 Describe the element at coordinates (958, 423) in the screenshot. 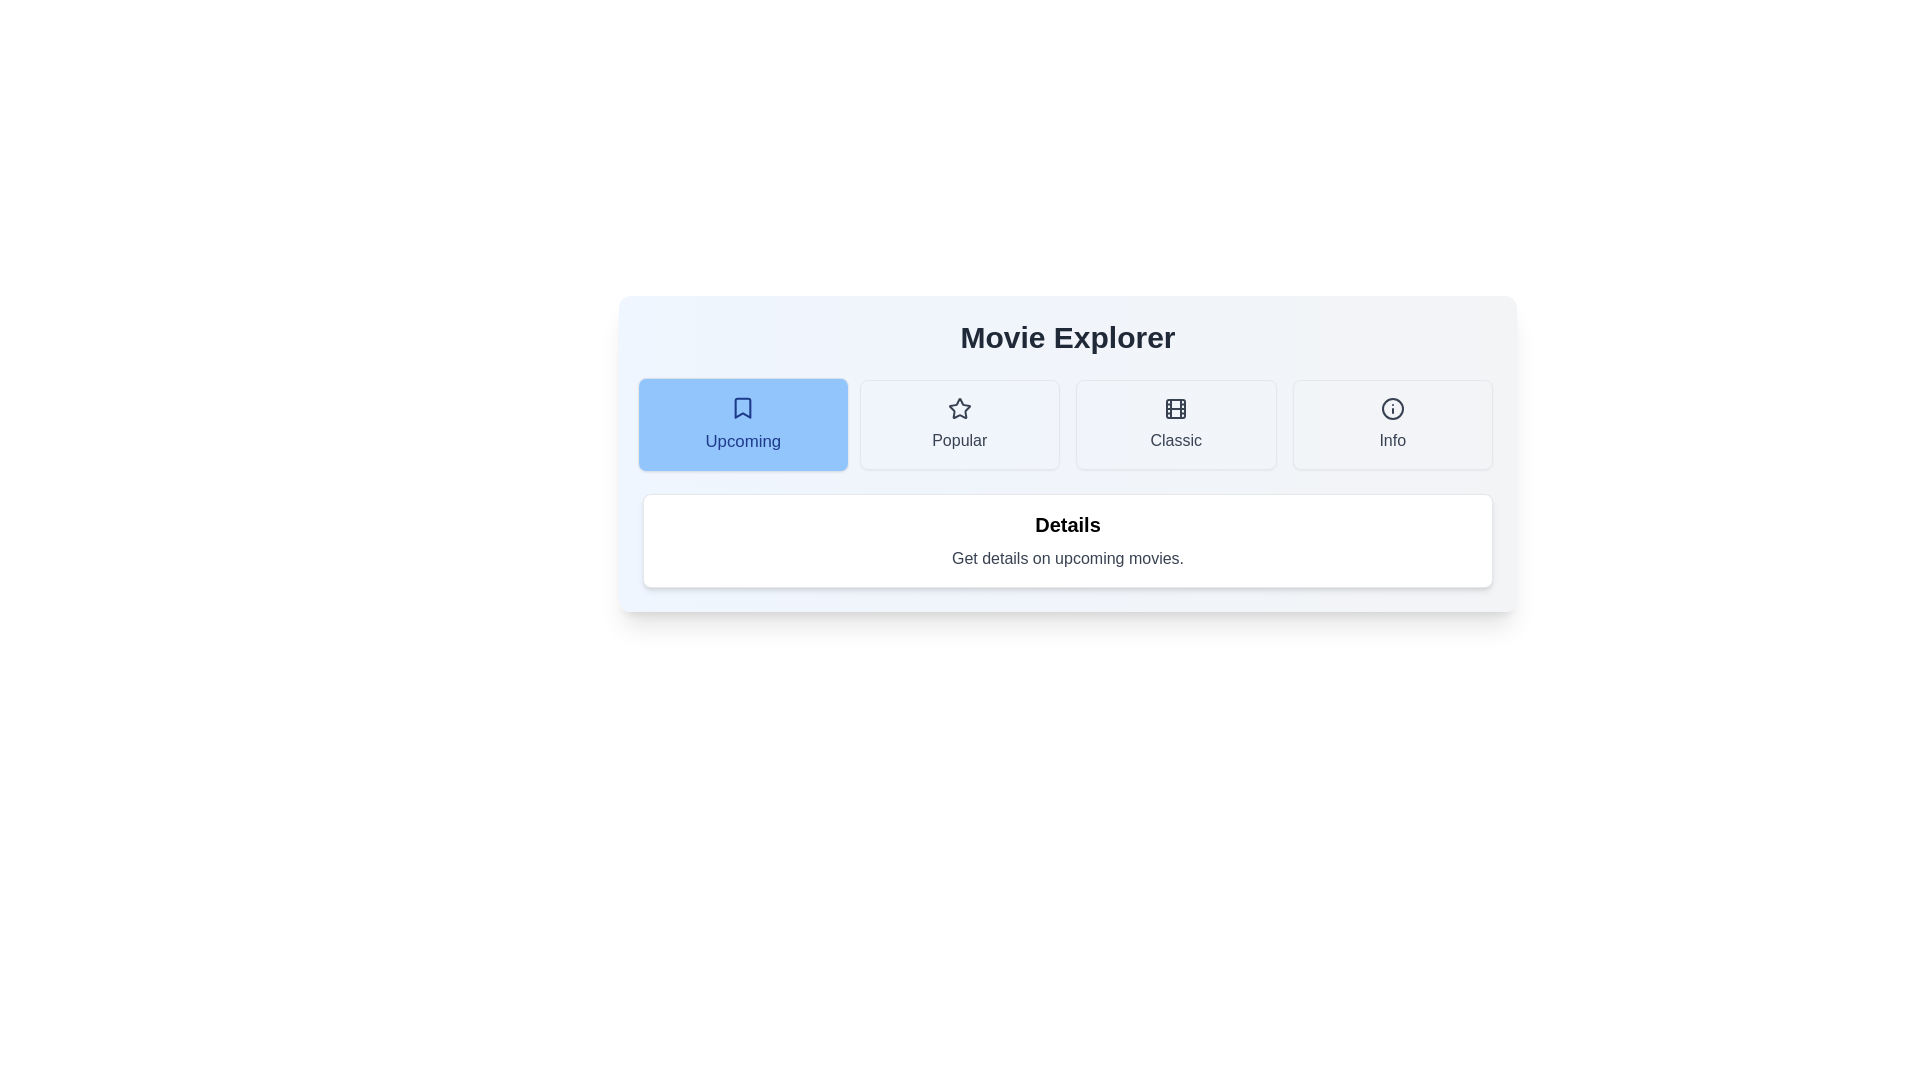

I see `the 'Popular' button located beneath the 'Movie Explorer' title` at that location.